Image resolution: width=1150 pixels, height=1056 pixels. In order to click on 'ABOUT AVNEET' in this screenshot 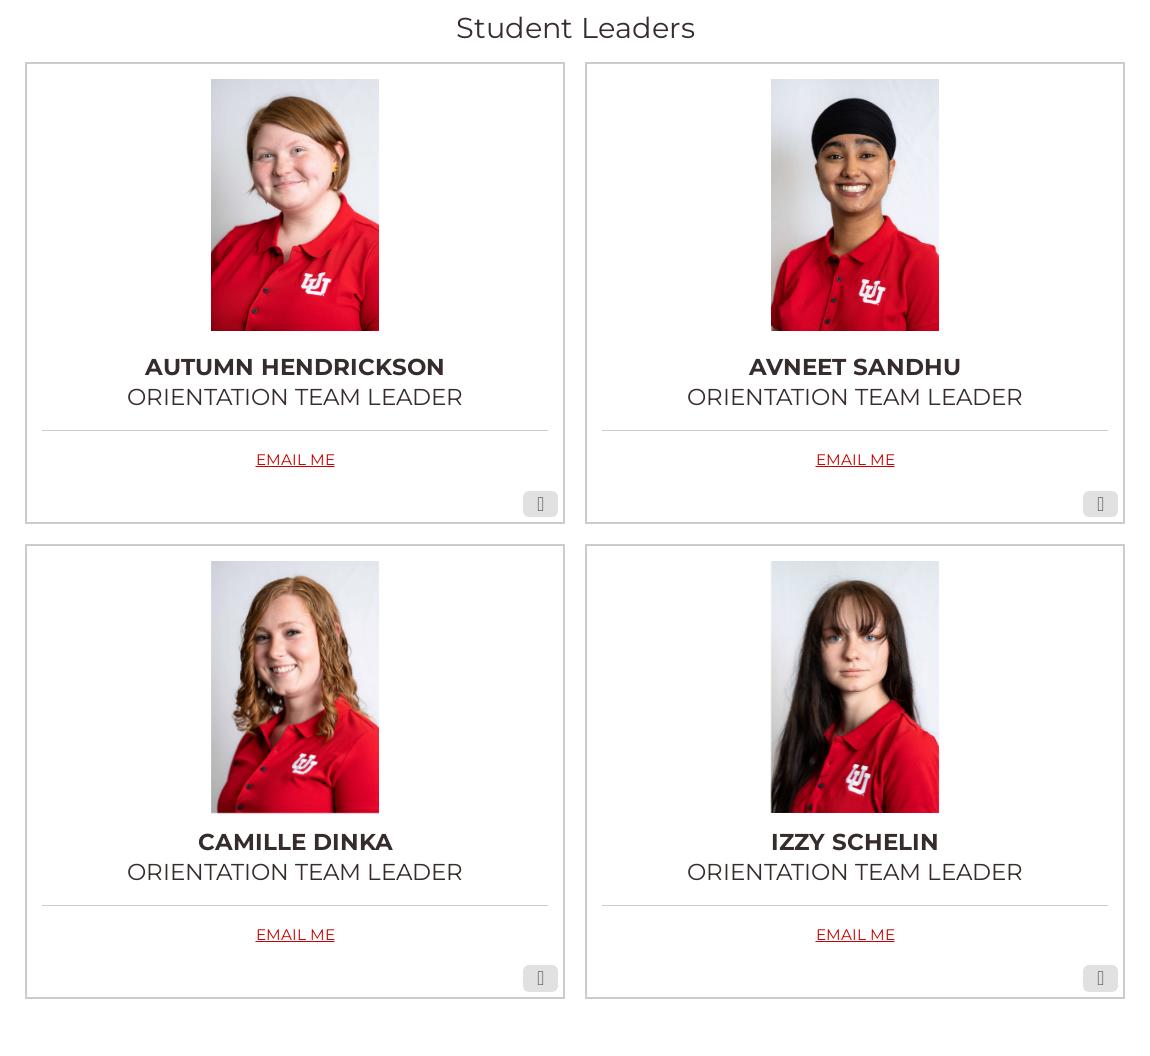, I will do `click(853, 88)`.